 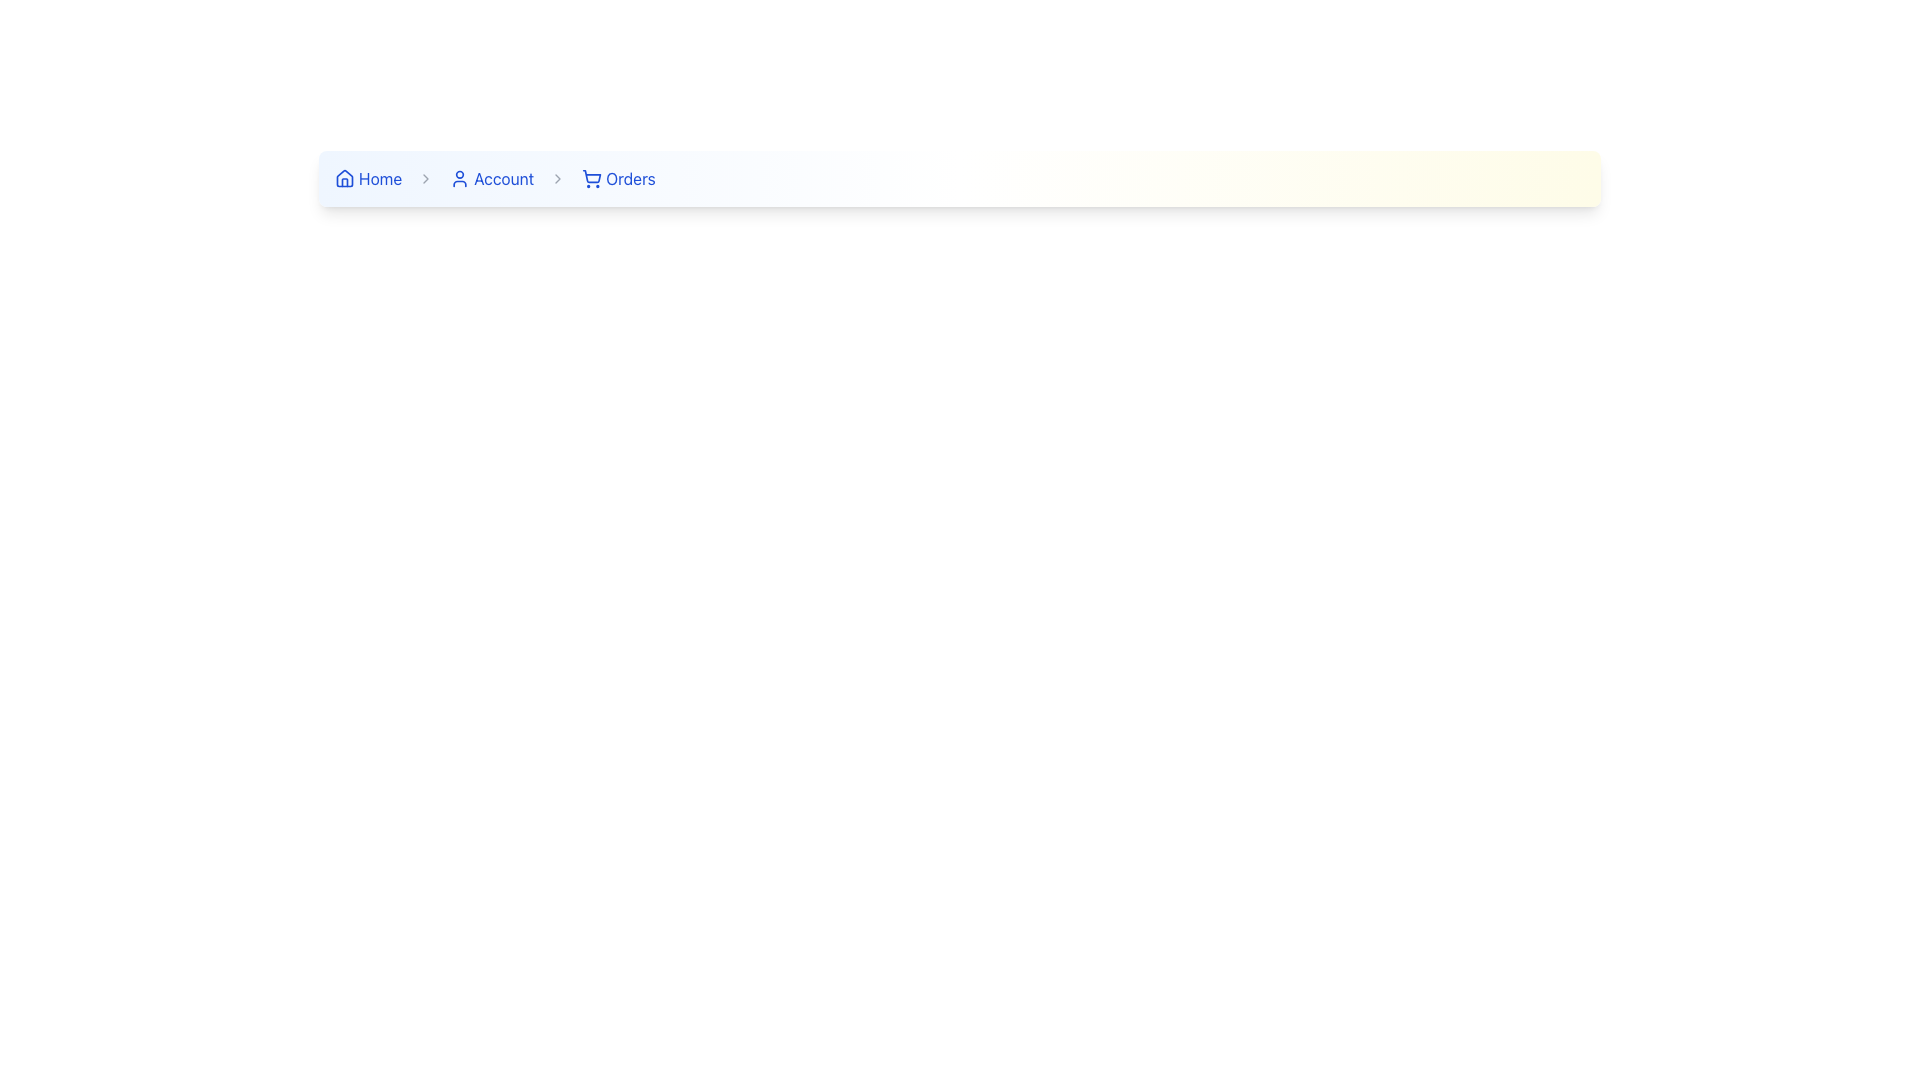 I want to click on the third breadcrumb link labeled 'Orders' in the header section, so click(x=617, y=177).